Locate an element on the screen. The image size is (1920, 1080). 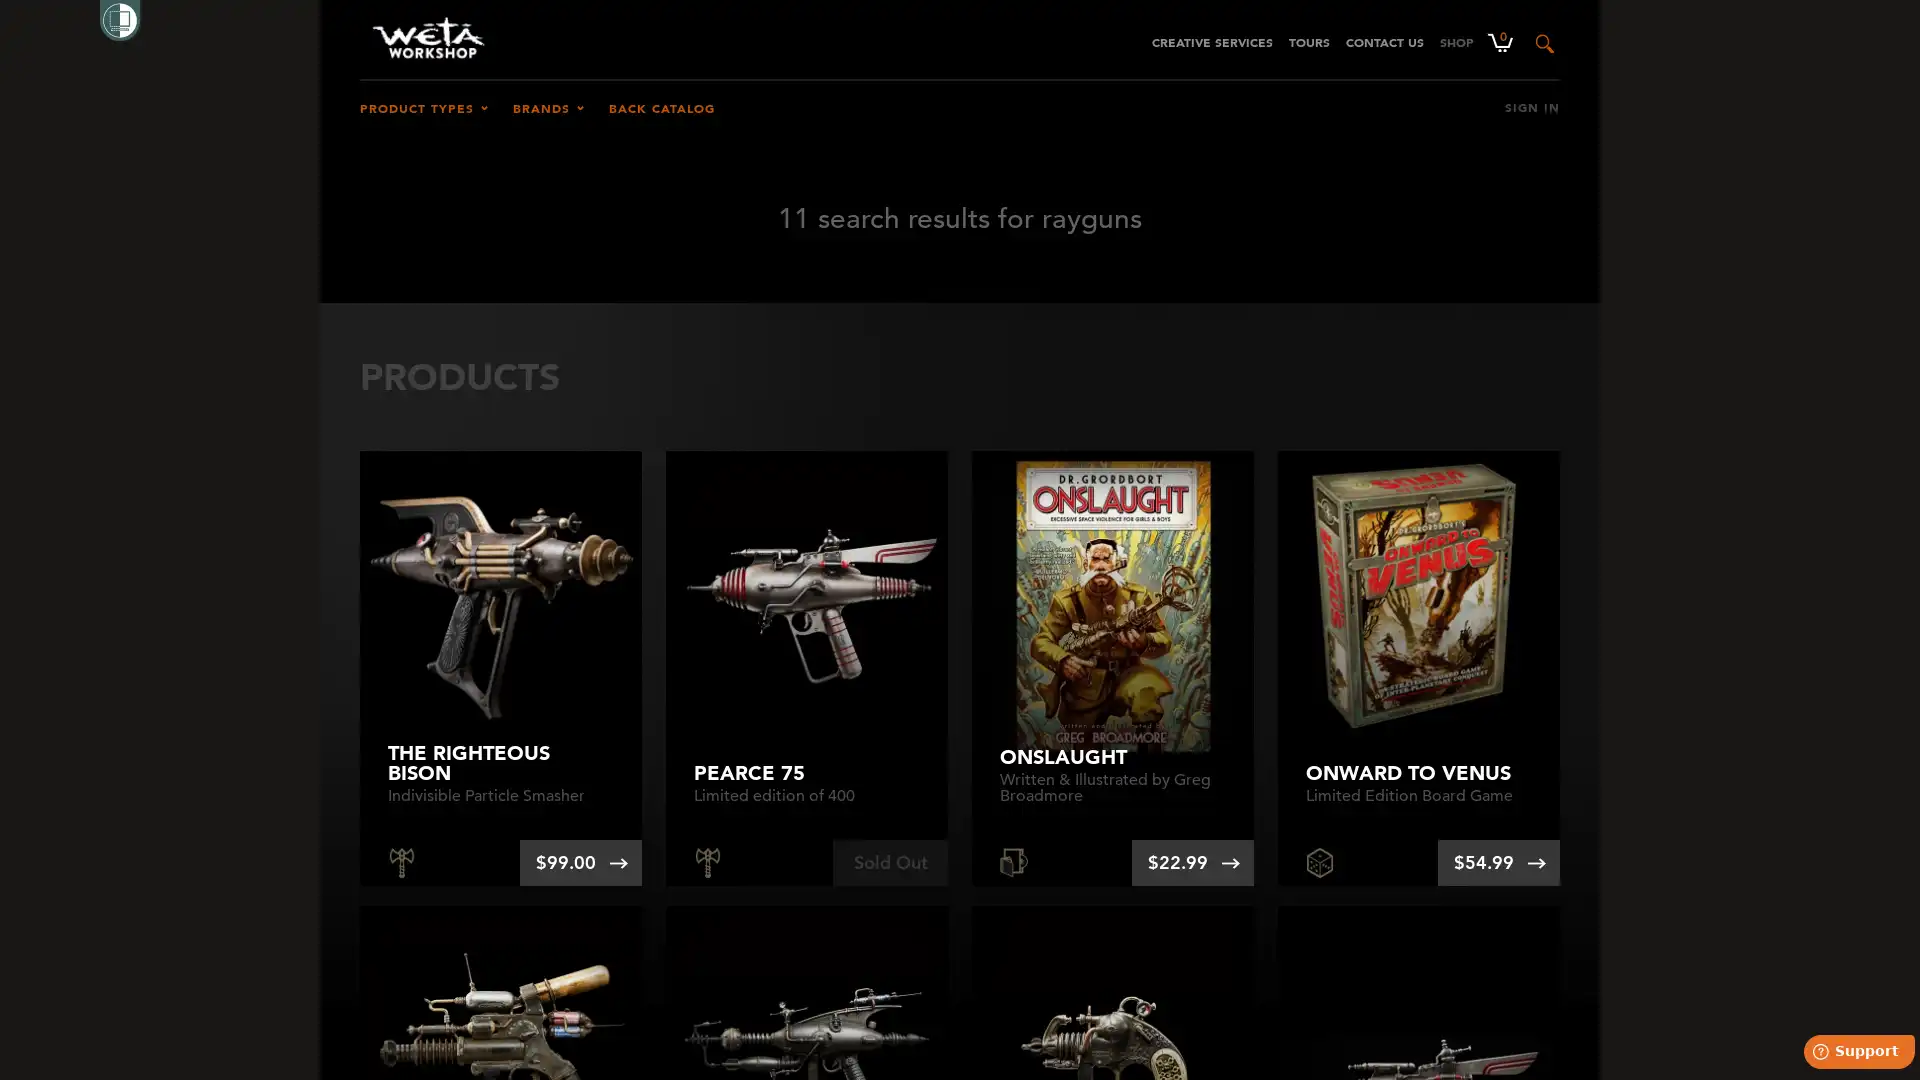
$54.99 Buy Now is located at coordinates (1498, 862).